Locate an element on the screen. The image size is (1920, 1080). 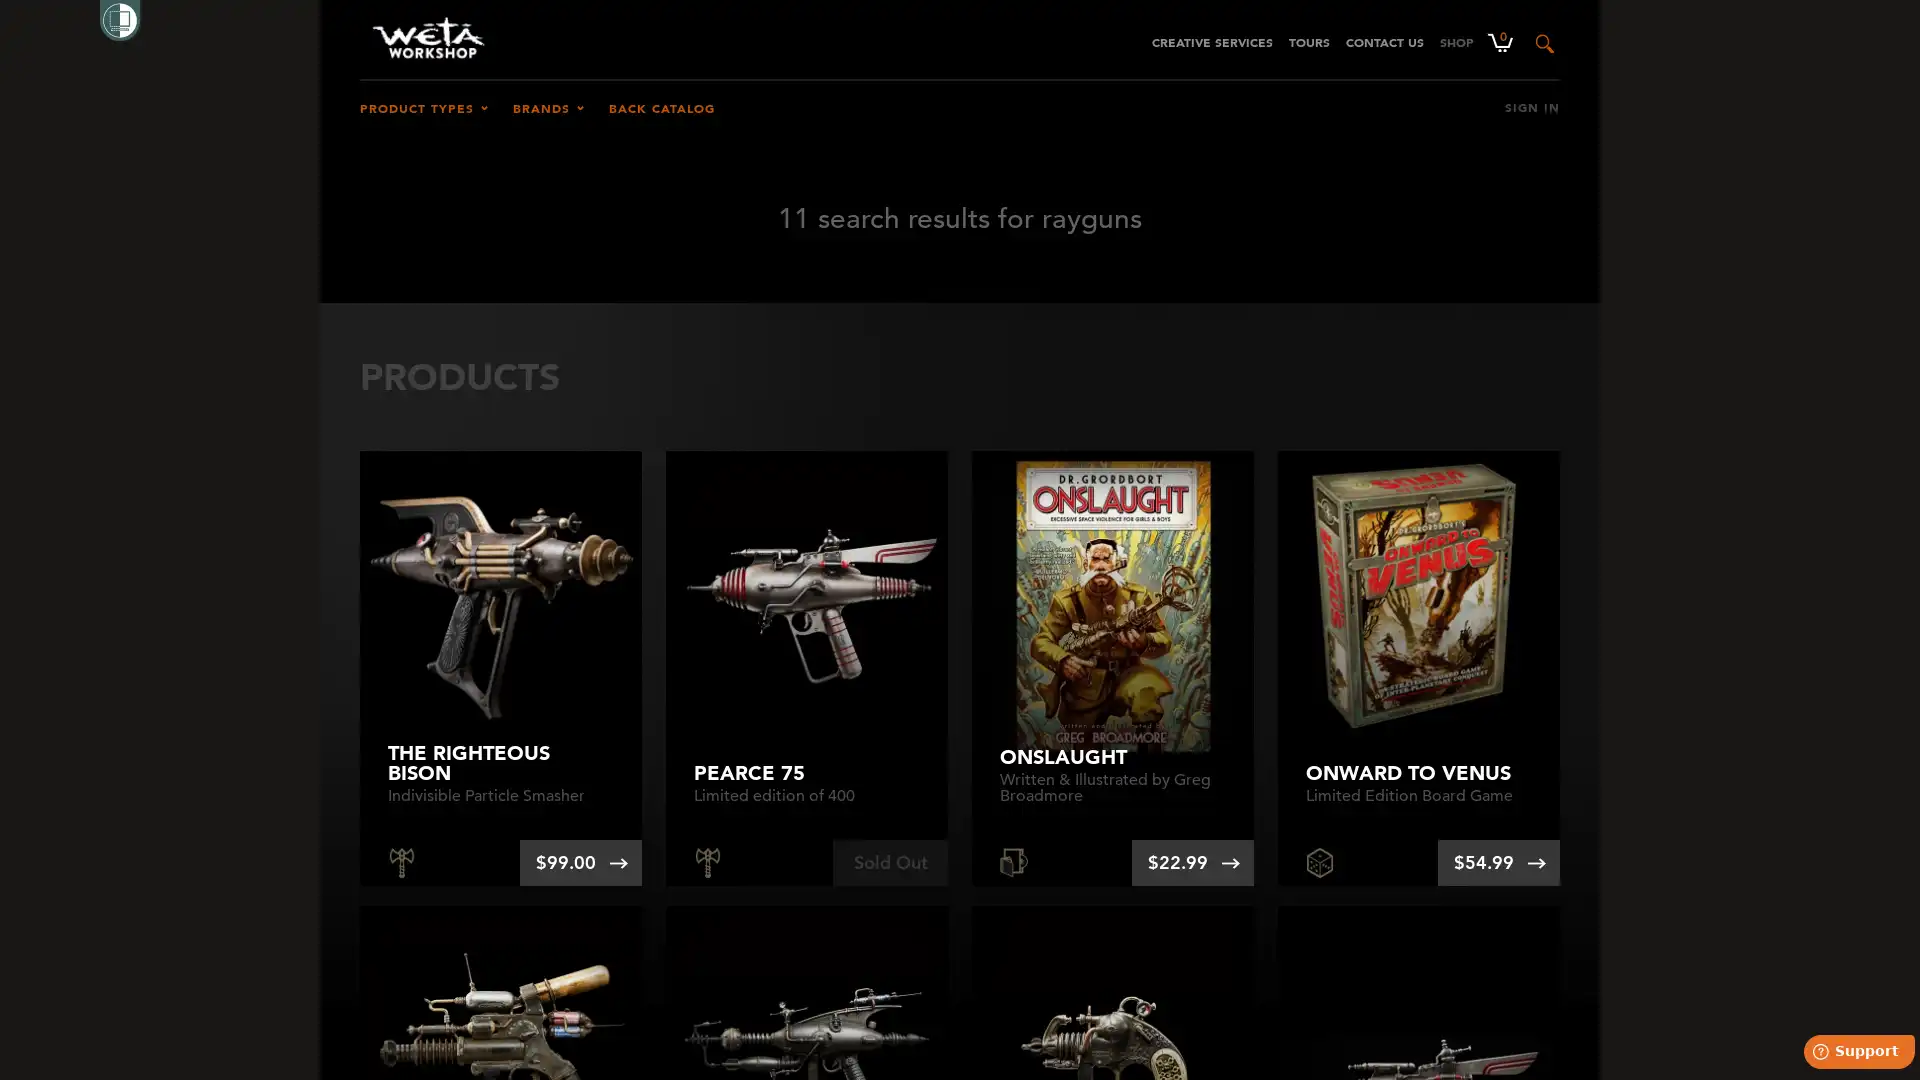
$54.99 Buy Now is located at coordinates (1498, 862).